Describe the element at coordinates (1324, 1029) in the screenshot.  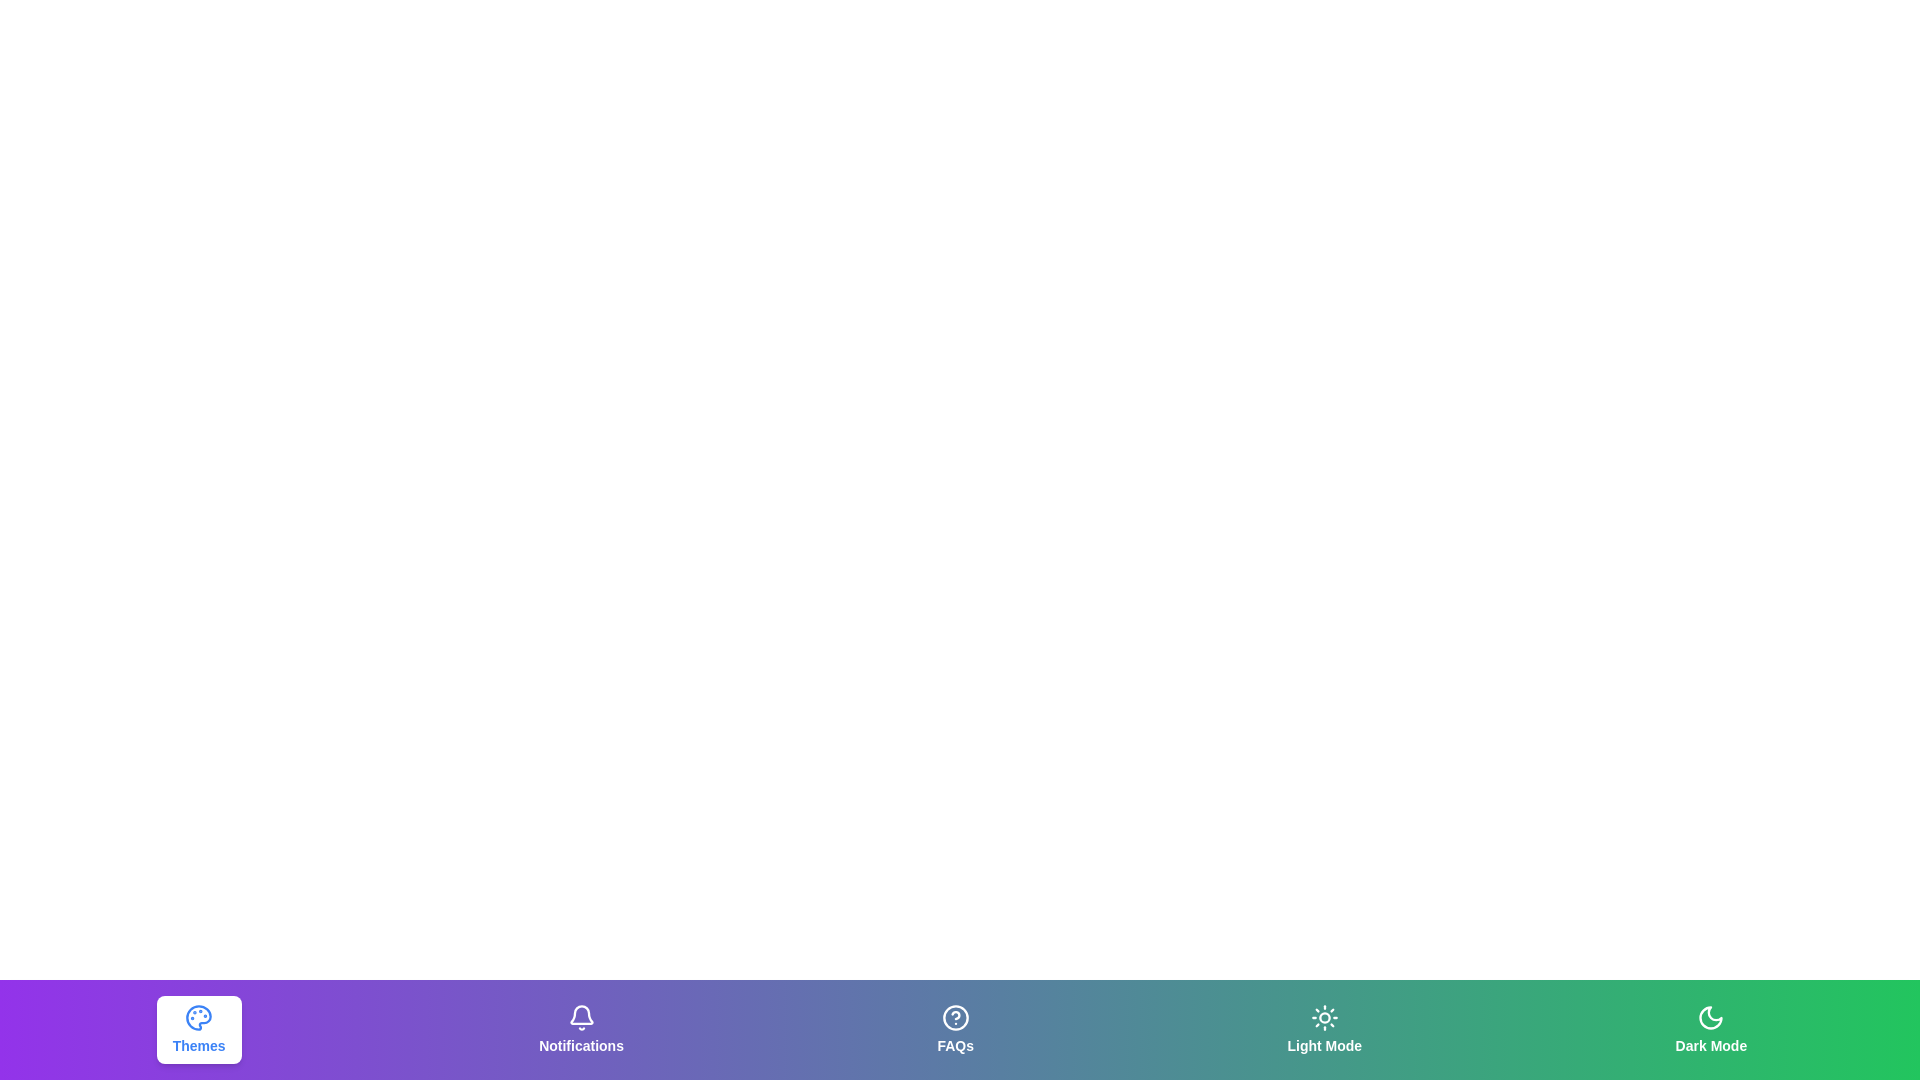
I see `the Light Mode tab to observe its hover effect` at that location.